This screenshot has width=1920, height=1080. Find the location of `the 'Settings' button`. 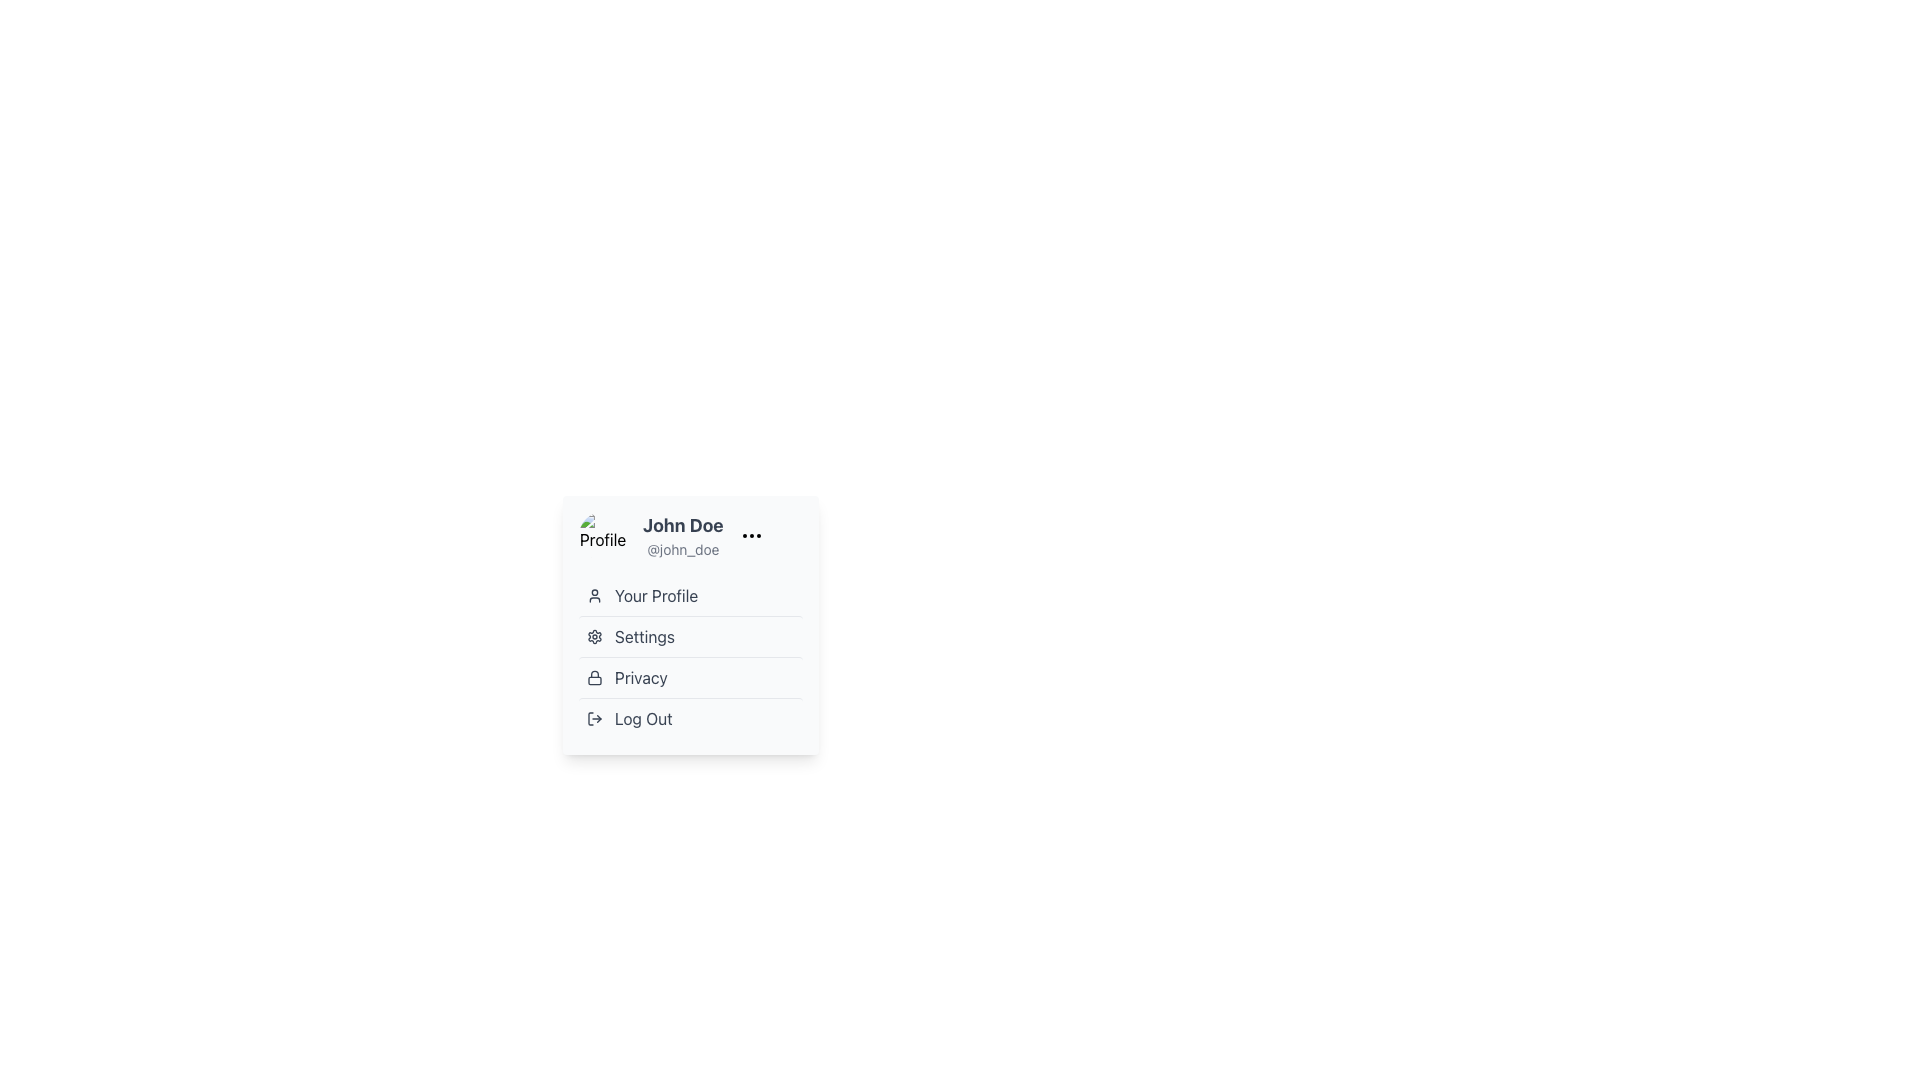

the 'Settings' button is located at coordinates (691, 657).